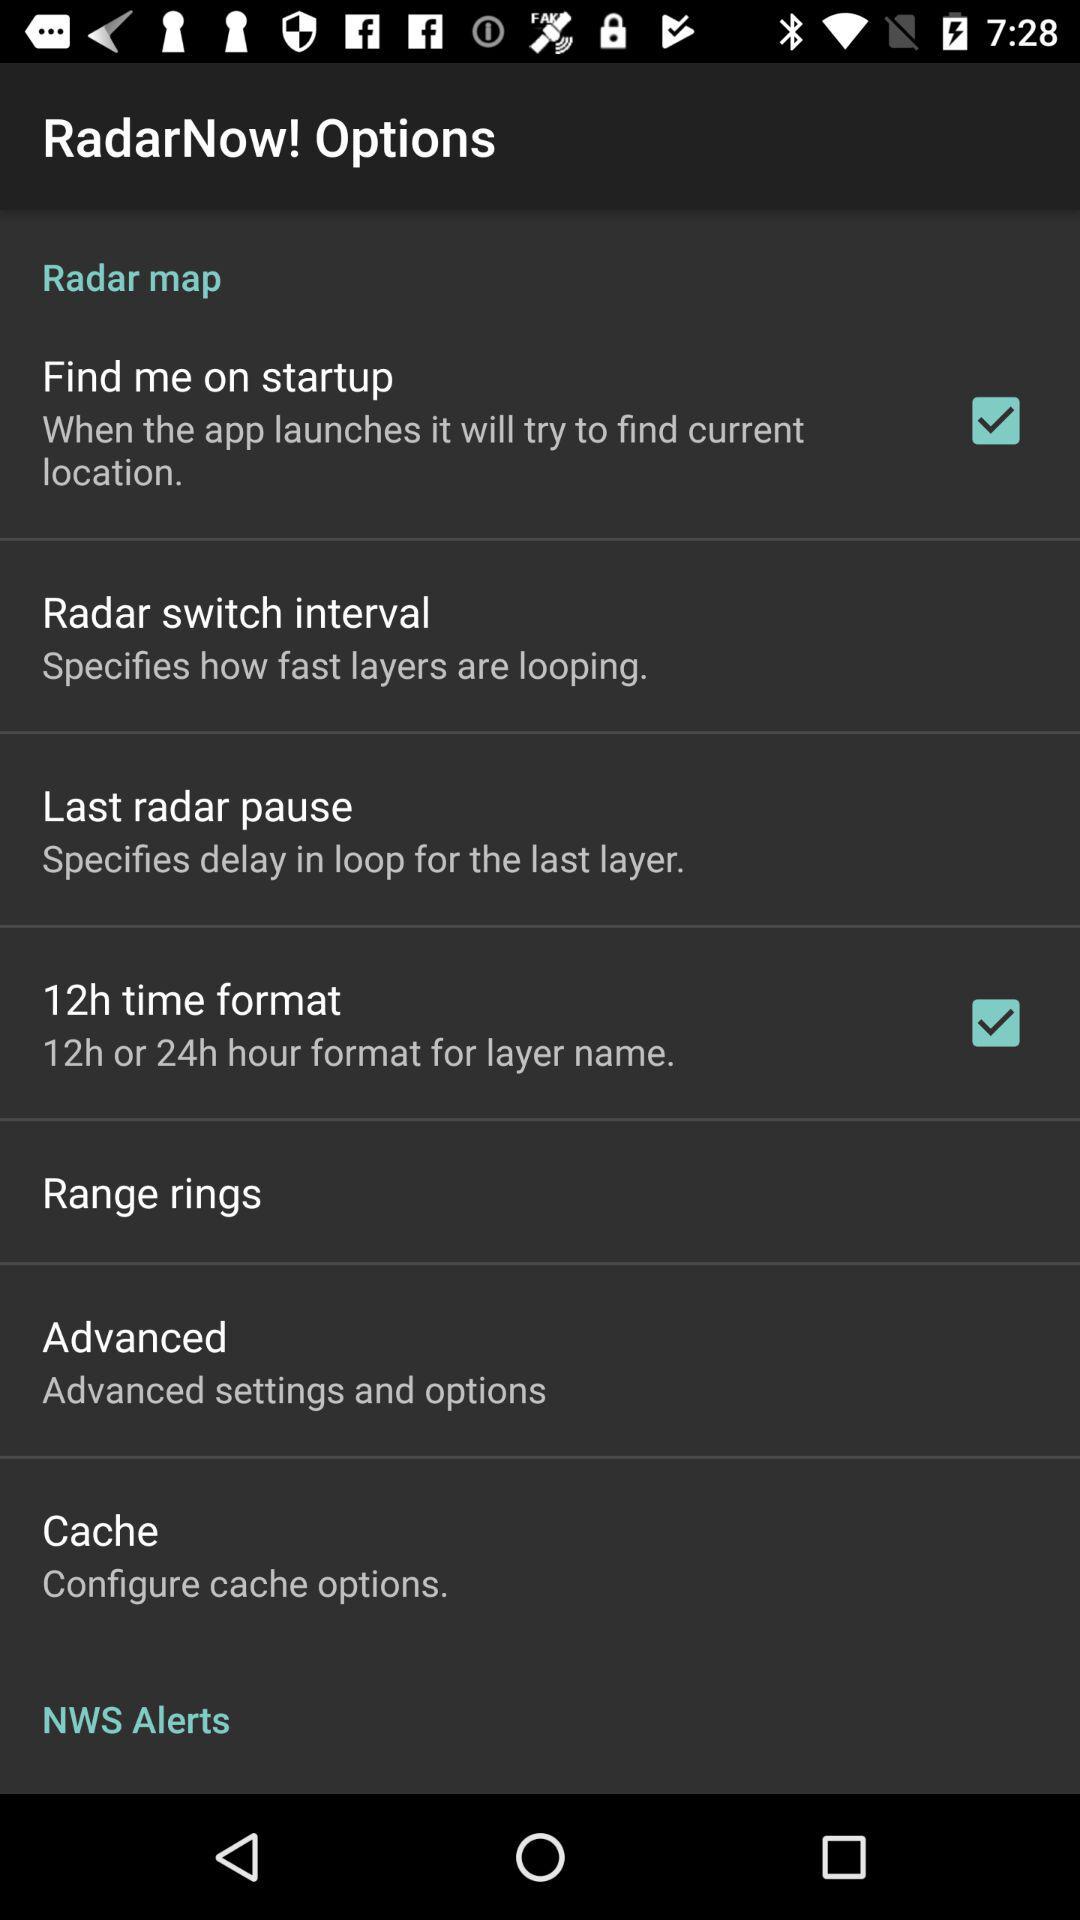 The width and height of the screenshot is (1080, 1920). I want to click on configure cache options. app, so click(244, 1581).